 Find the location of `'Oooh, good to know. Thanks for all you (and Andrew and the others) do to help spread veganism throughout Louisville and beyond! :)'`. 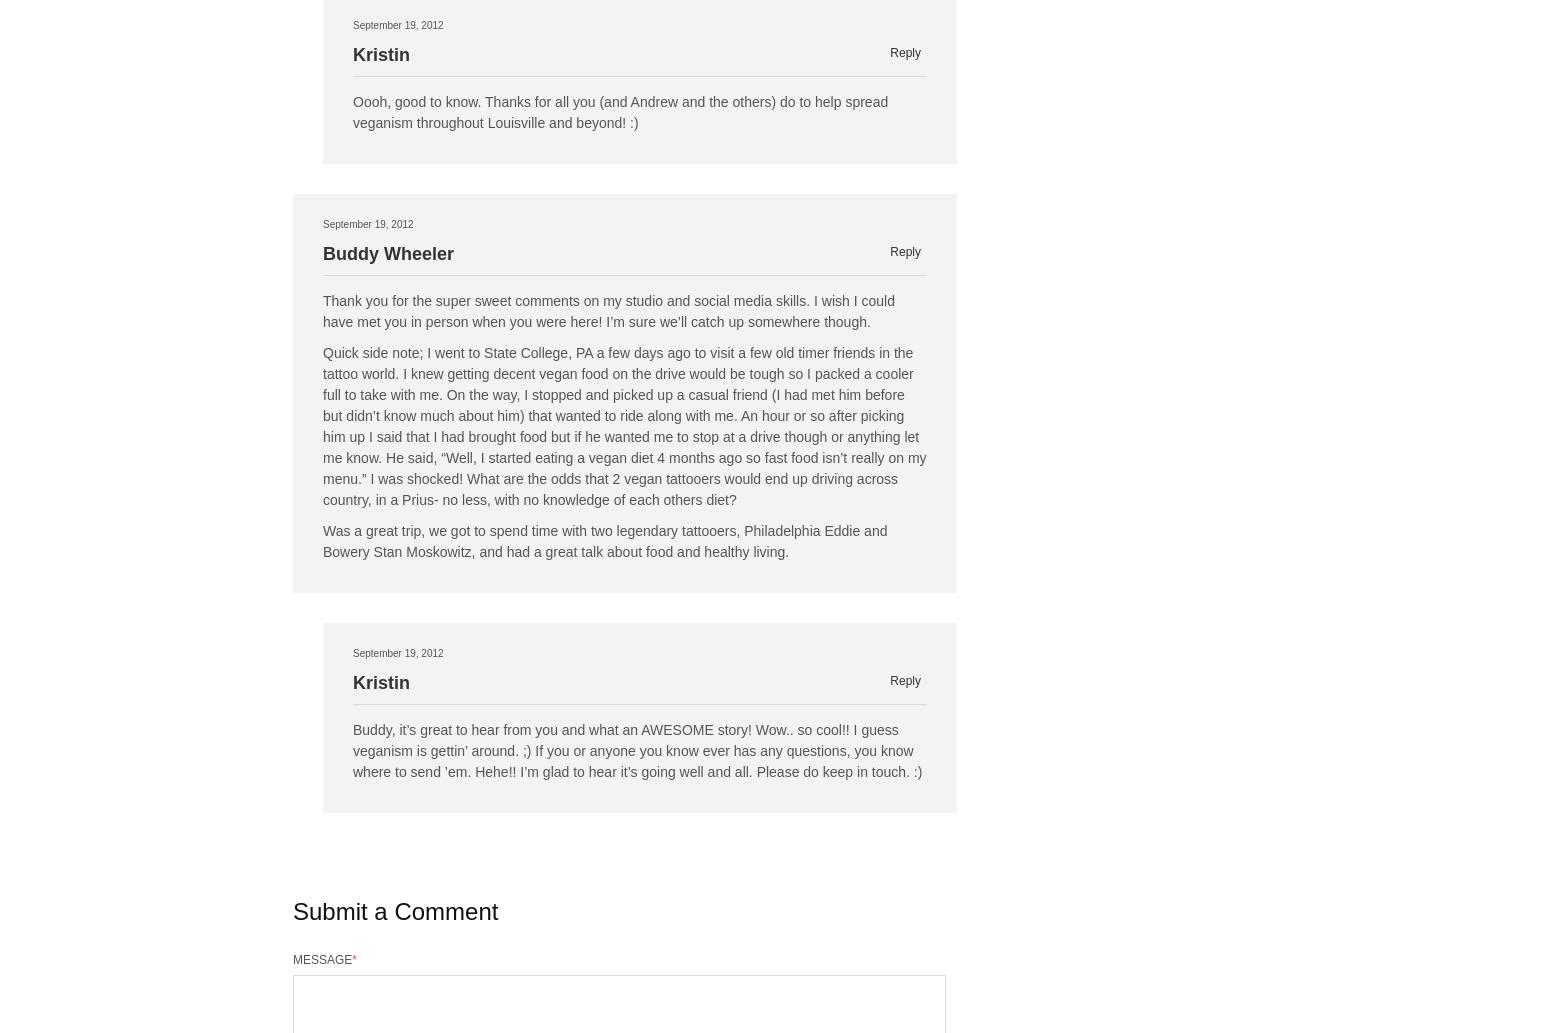

'Oooh, good to know. Thanks for all you (and Andrew and the others) do to help spread veganism throughout Louisville and beyond! :)' is located at coordinates (620, 112).